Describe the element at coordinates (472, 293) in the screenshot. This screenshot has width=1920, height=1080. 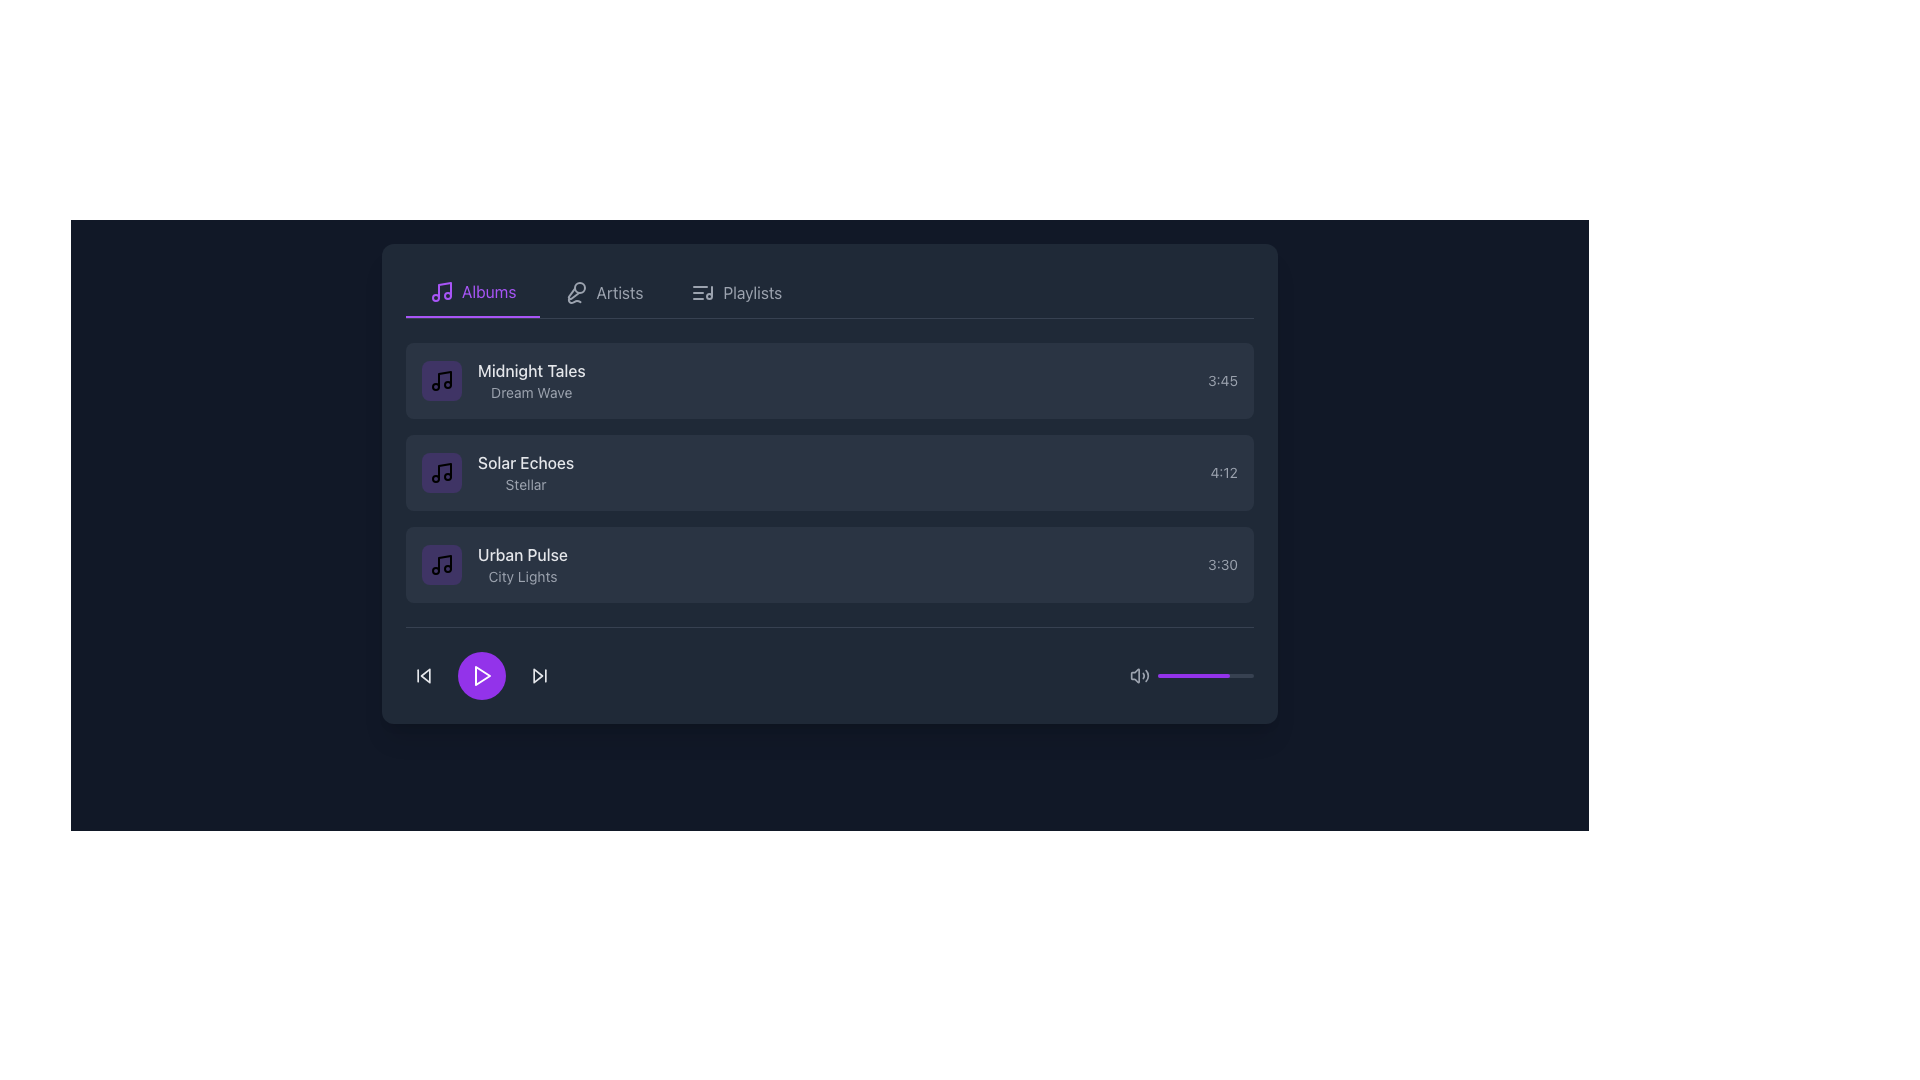
I see `the active 'Albums' tab in the navigation bar, which features a purple music note icon and highlighted purple text` at that location.